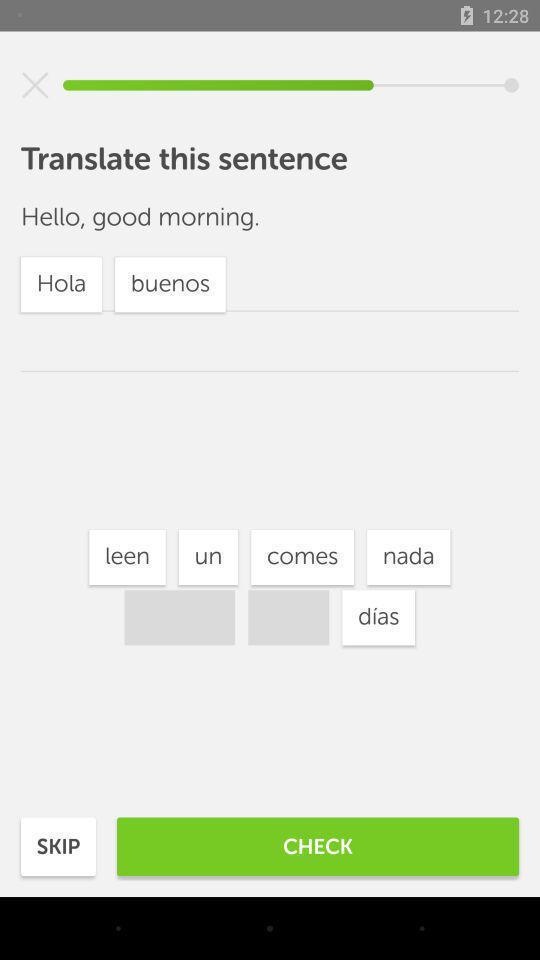  I want to click on skip at the bottom left corner, so click(58, 845).